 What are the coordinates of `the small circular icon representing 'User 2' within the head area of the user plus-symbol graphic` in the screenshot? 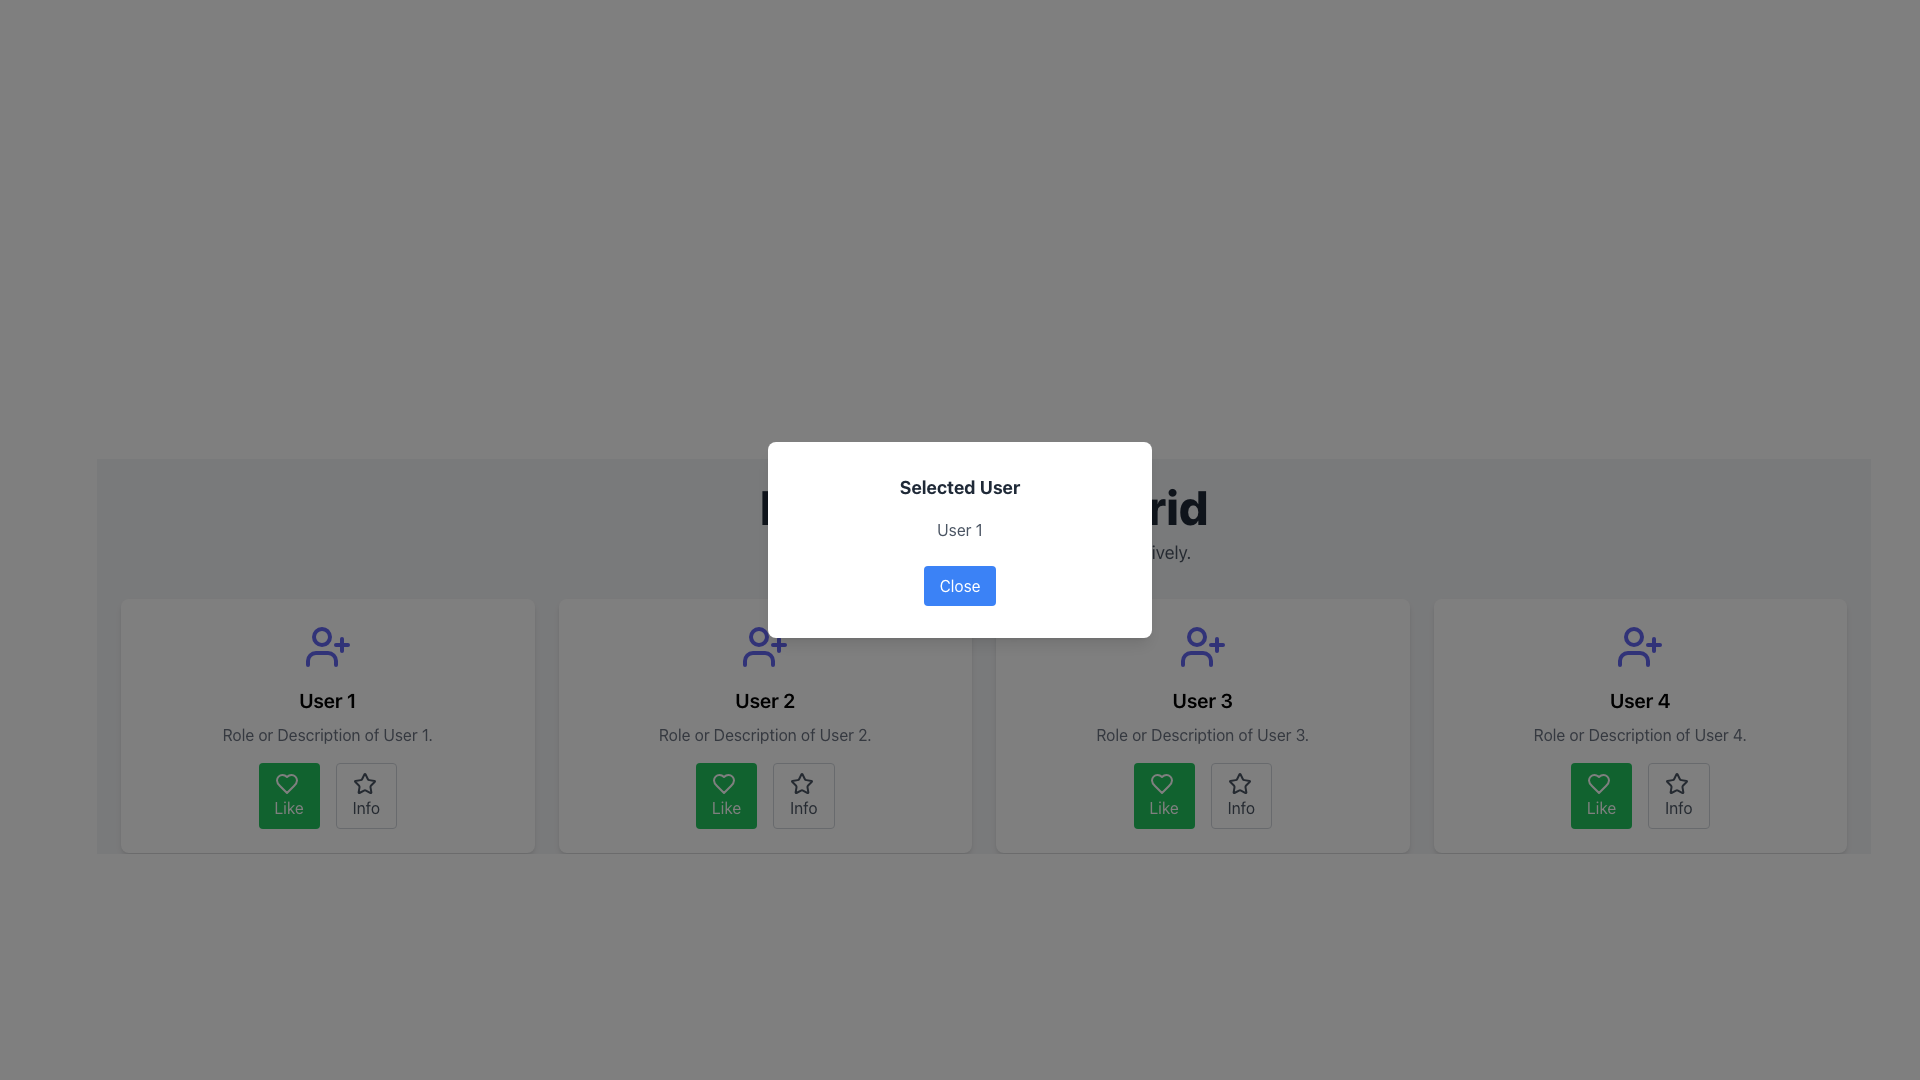 It's located at (758, 636).